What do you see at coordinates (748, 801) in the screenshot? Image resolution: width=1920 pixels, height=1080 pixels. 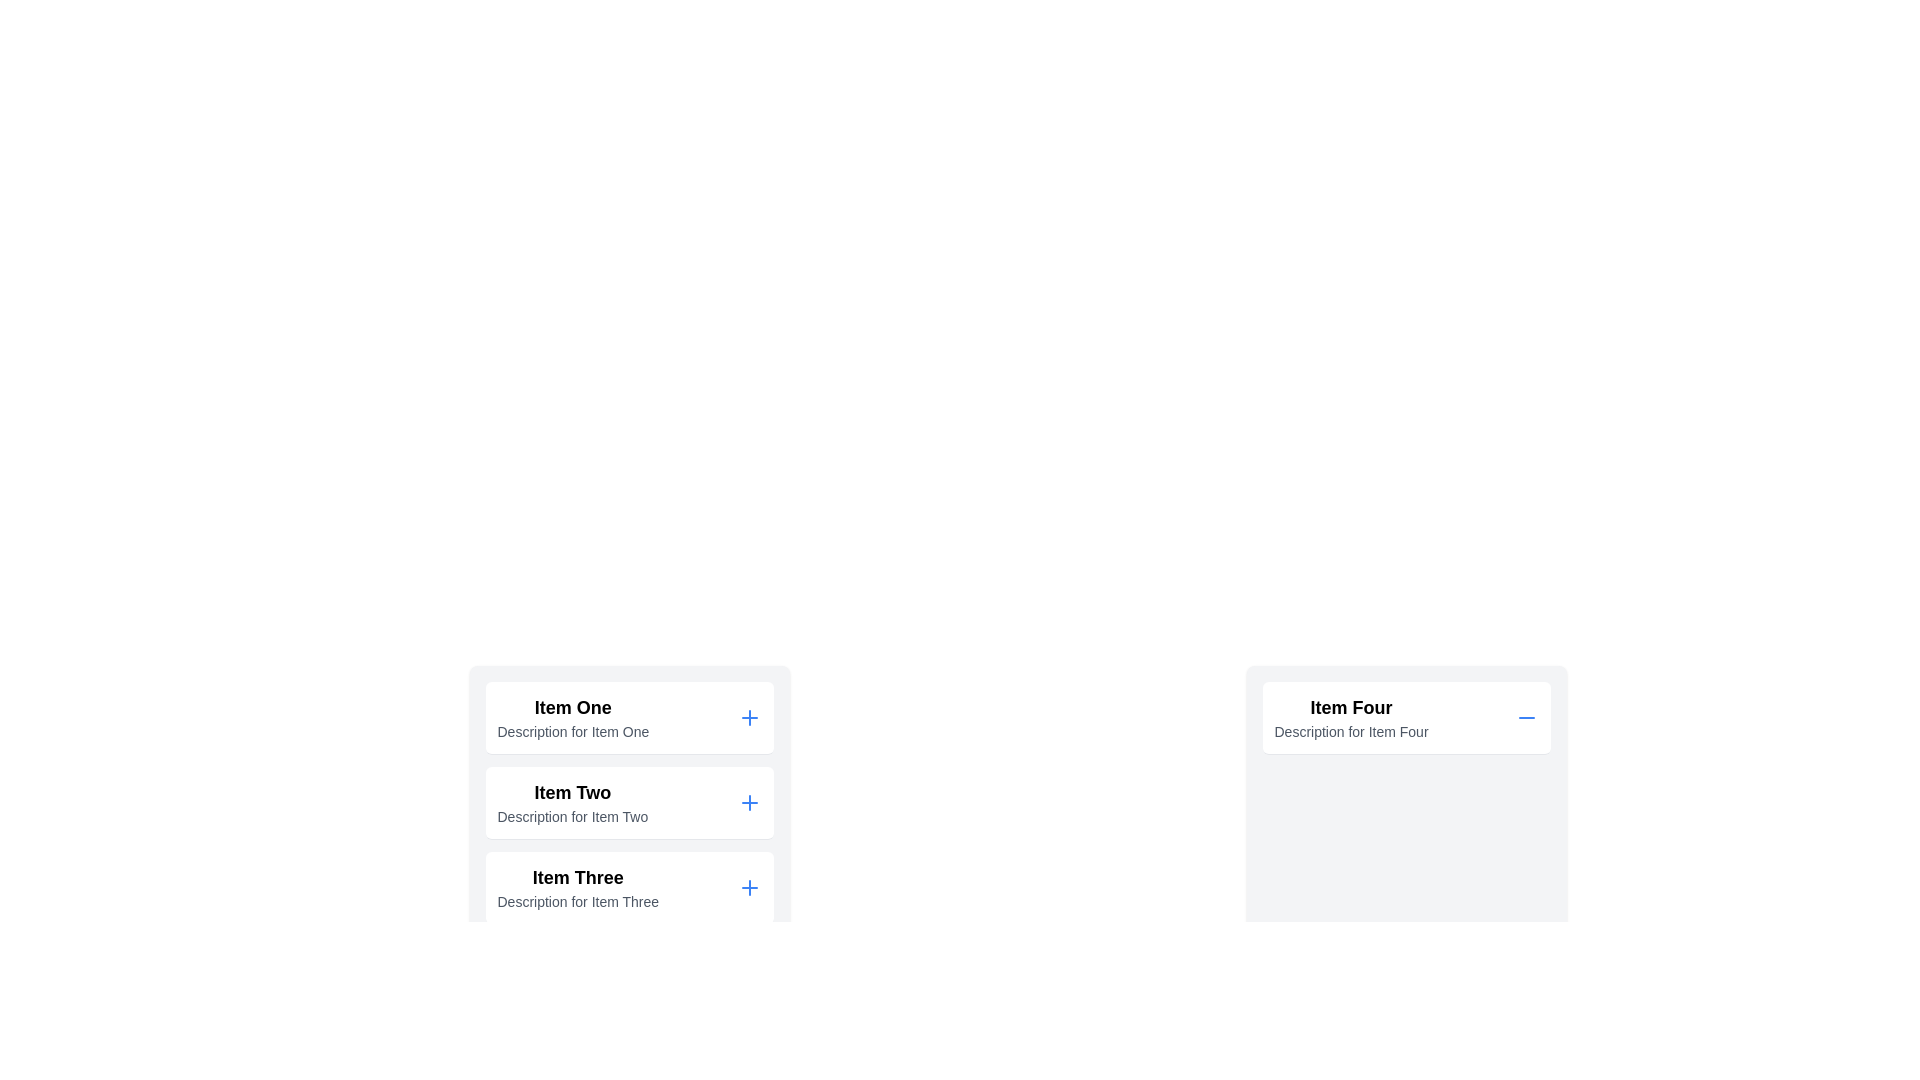 I see `the plus button next to Item Two in the source list to transfer it to the target list` at bounding box center [748, 801].